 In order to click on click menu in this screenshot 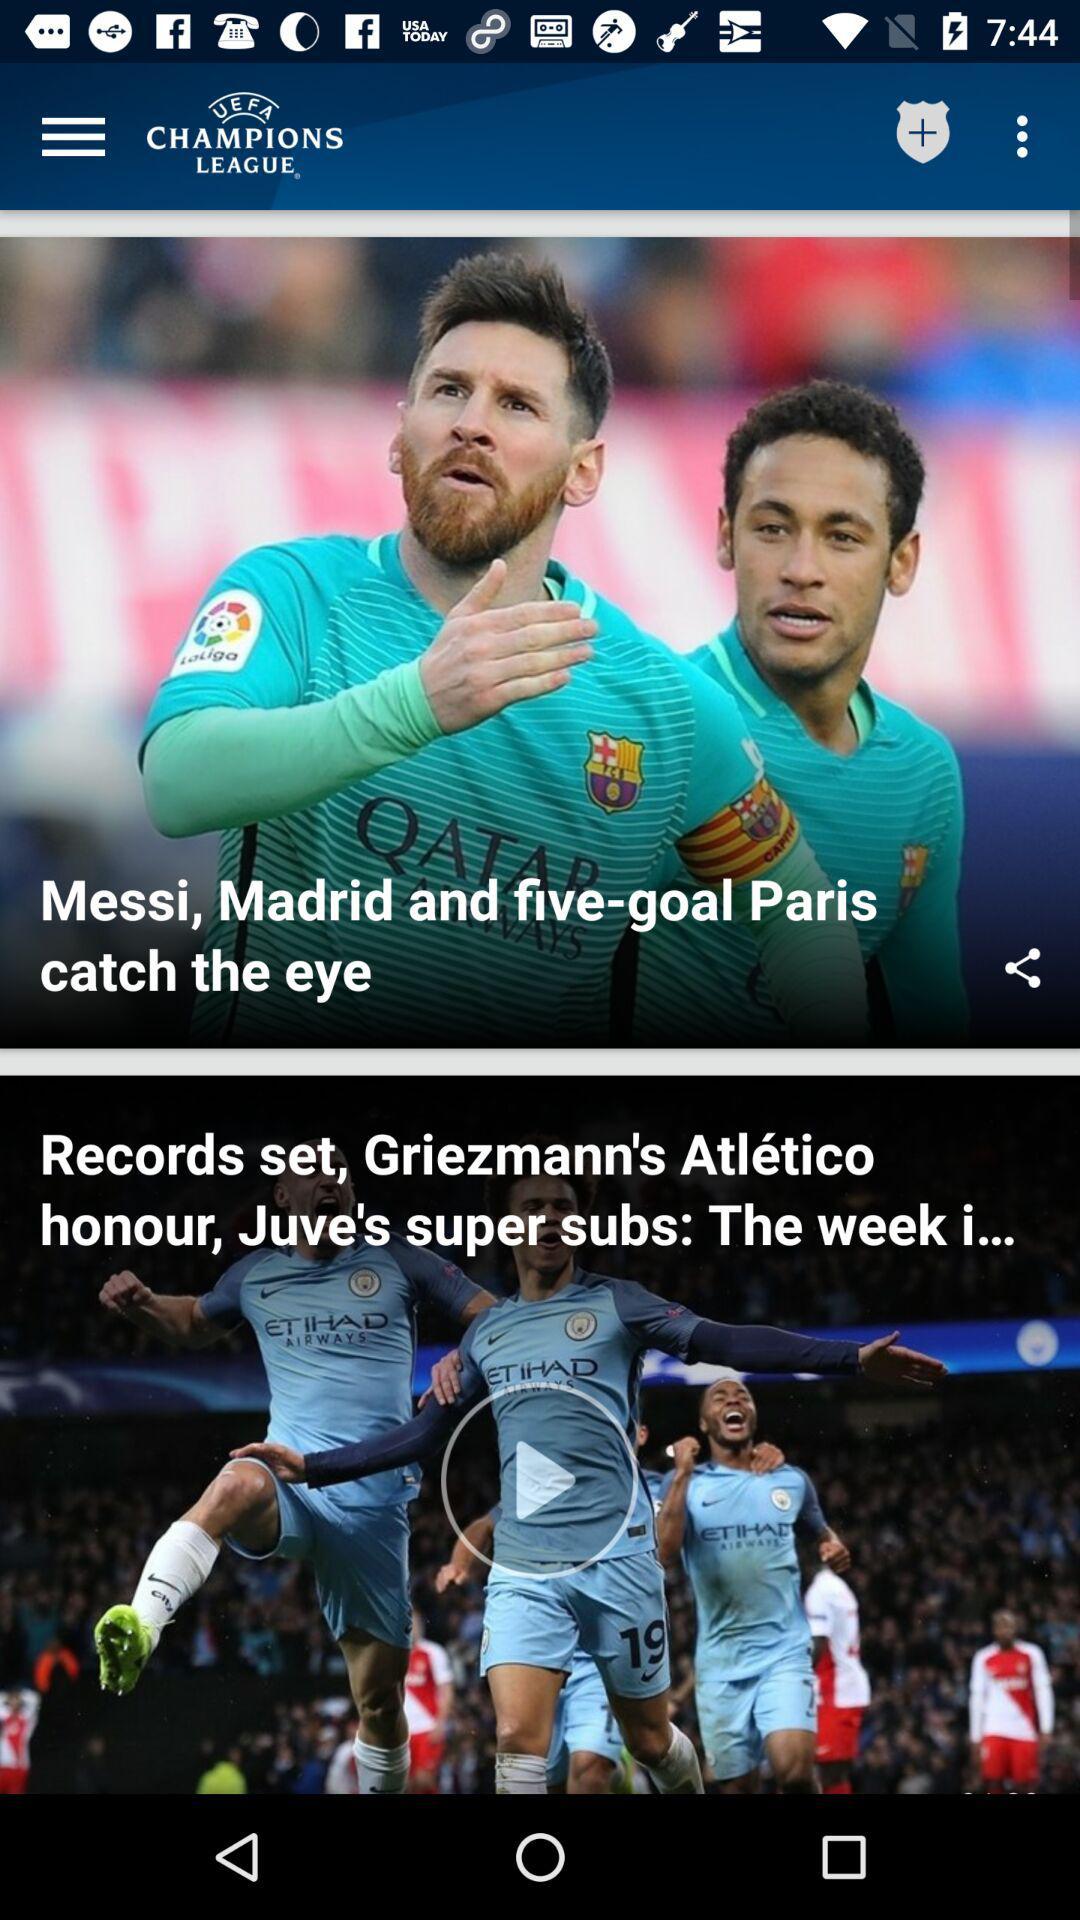, I will do `click(72, 135)`.